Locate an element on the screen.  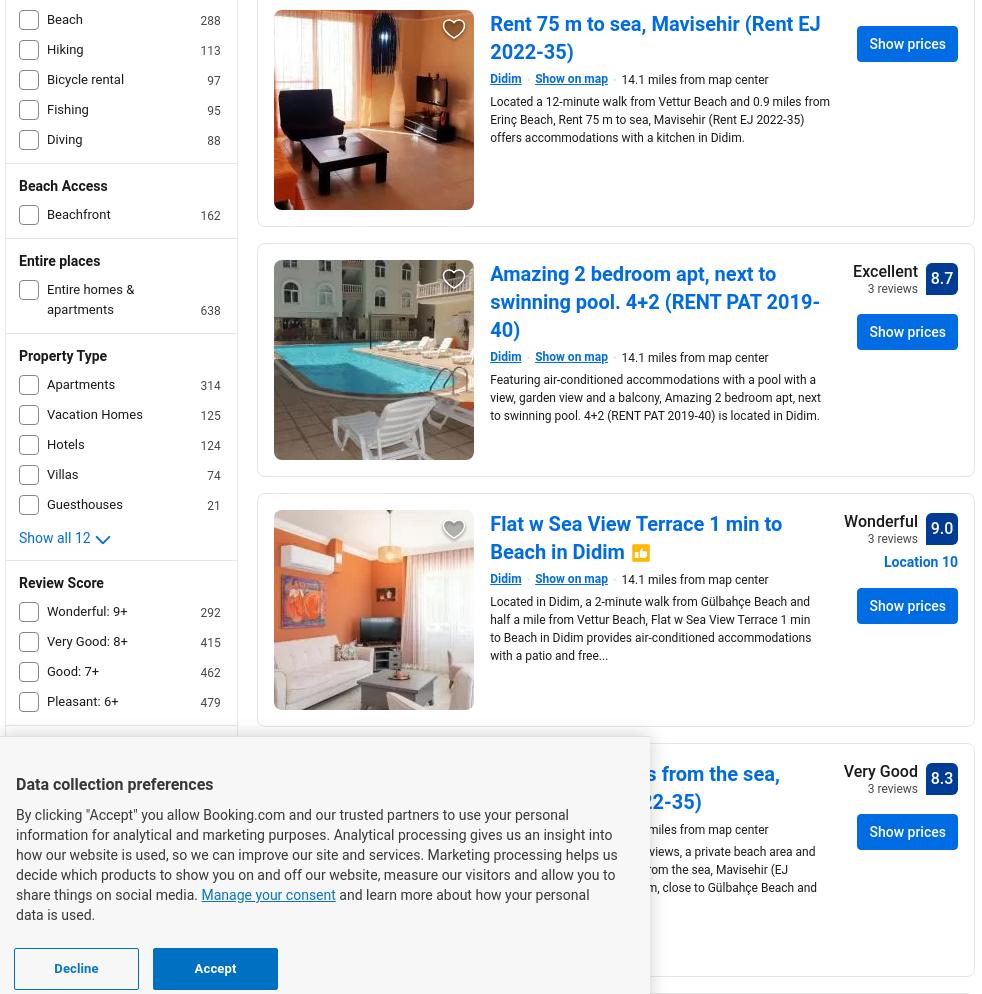
'Good: 7+' is located at coordinates (71, 671).